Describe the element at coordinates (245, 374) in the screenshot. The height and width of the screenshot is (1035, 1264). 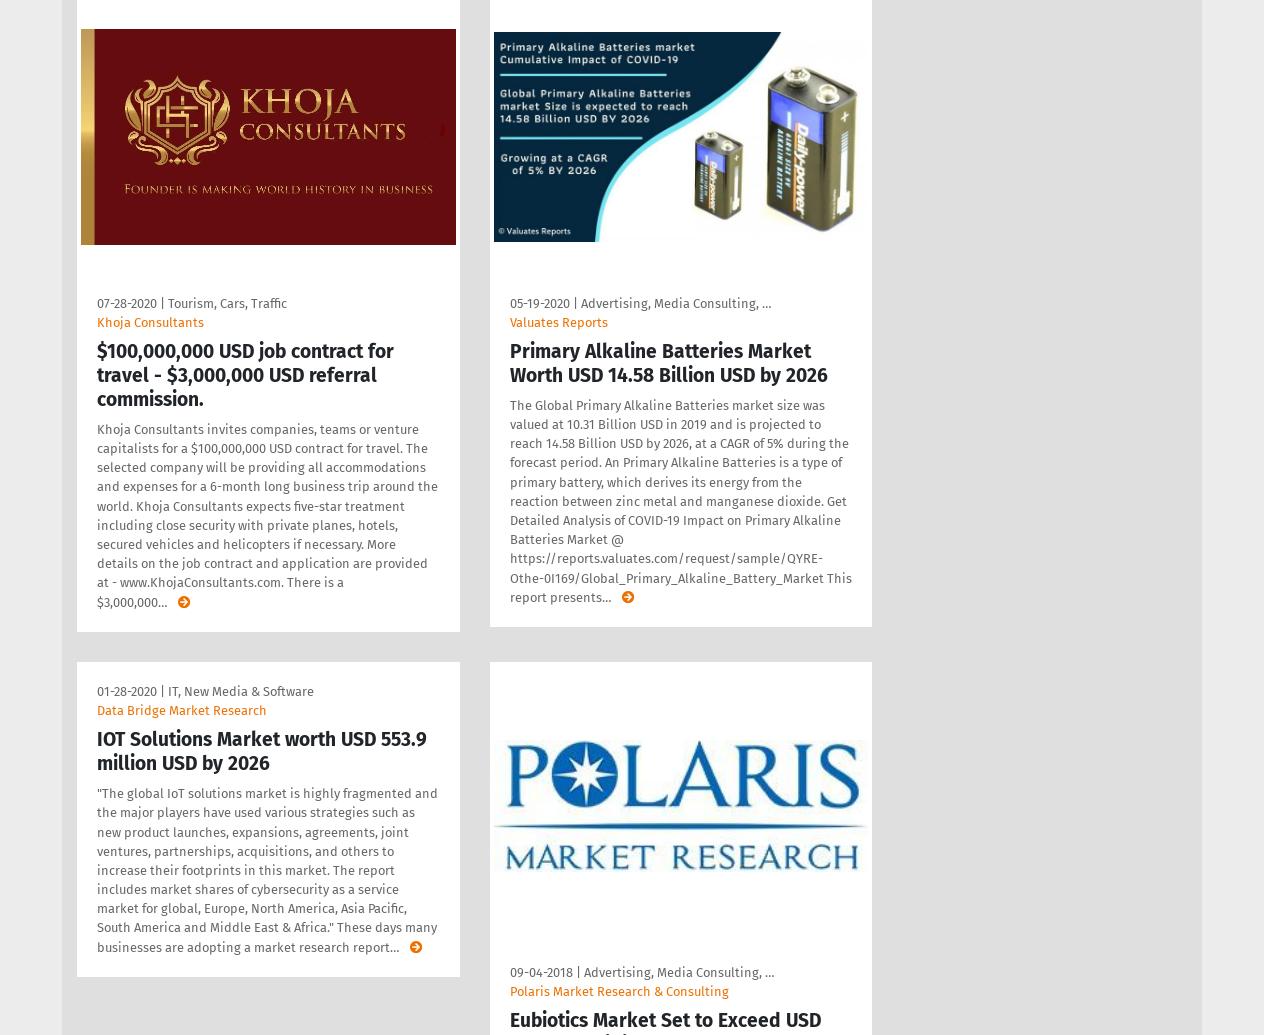
I see `'$100,000,000 USD job contract for travel - $3,000,000 USD referral commission.'` at that location.